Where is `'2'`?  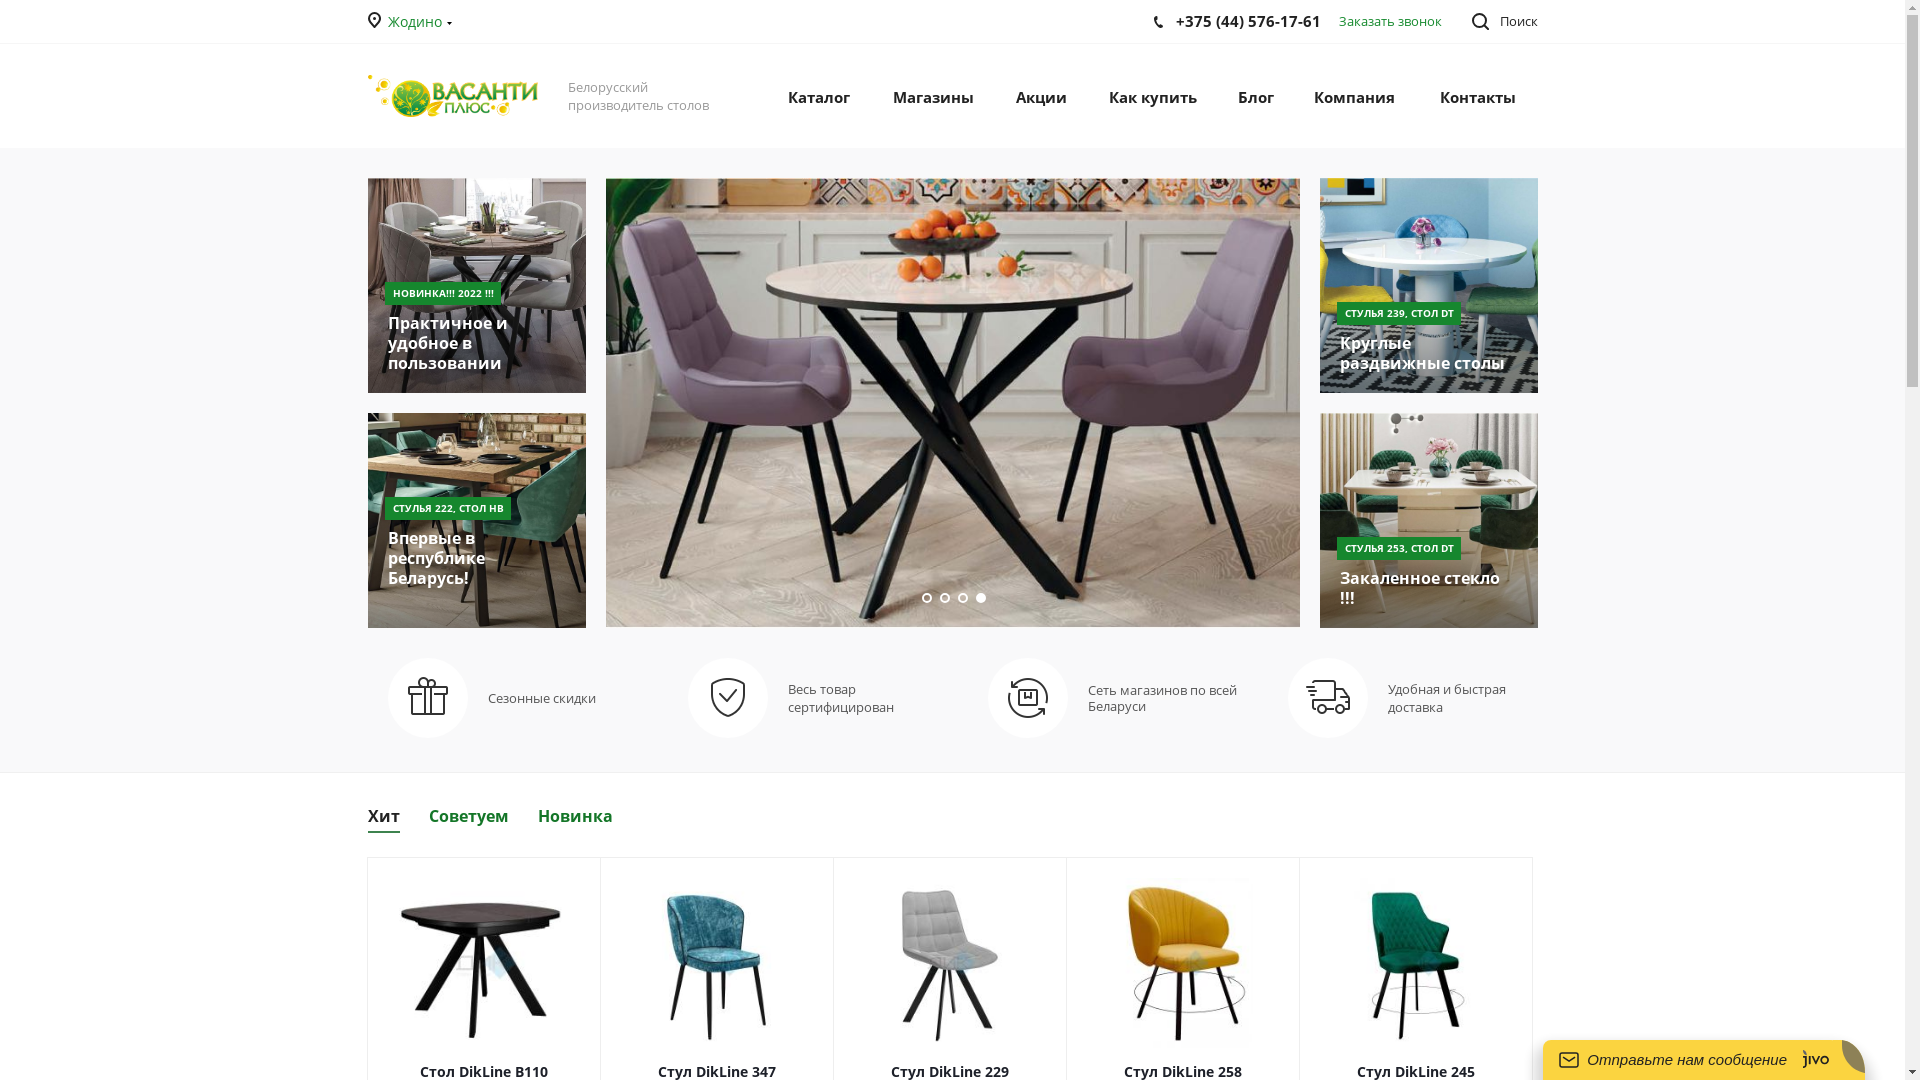
'2' is located at coordinates (944, 596).